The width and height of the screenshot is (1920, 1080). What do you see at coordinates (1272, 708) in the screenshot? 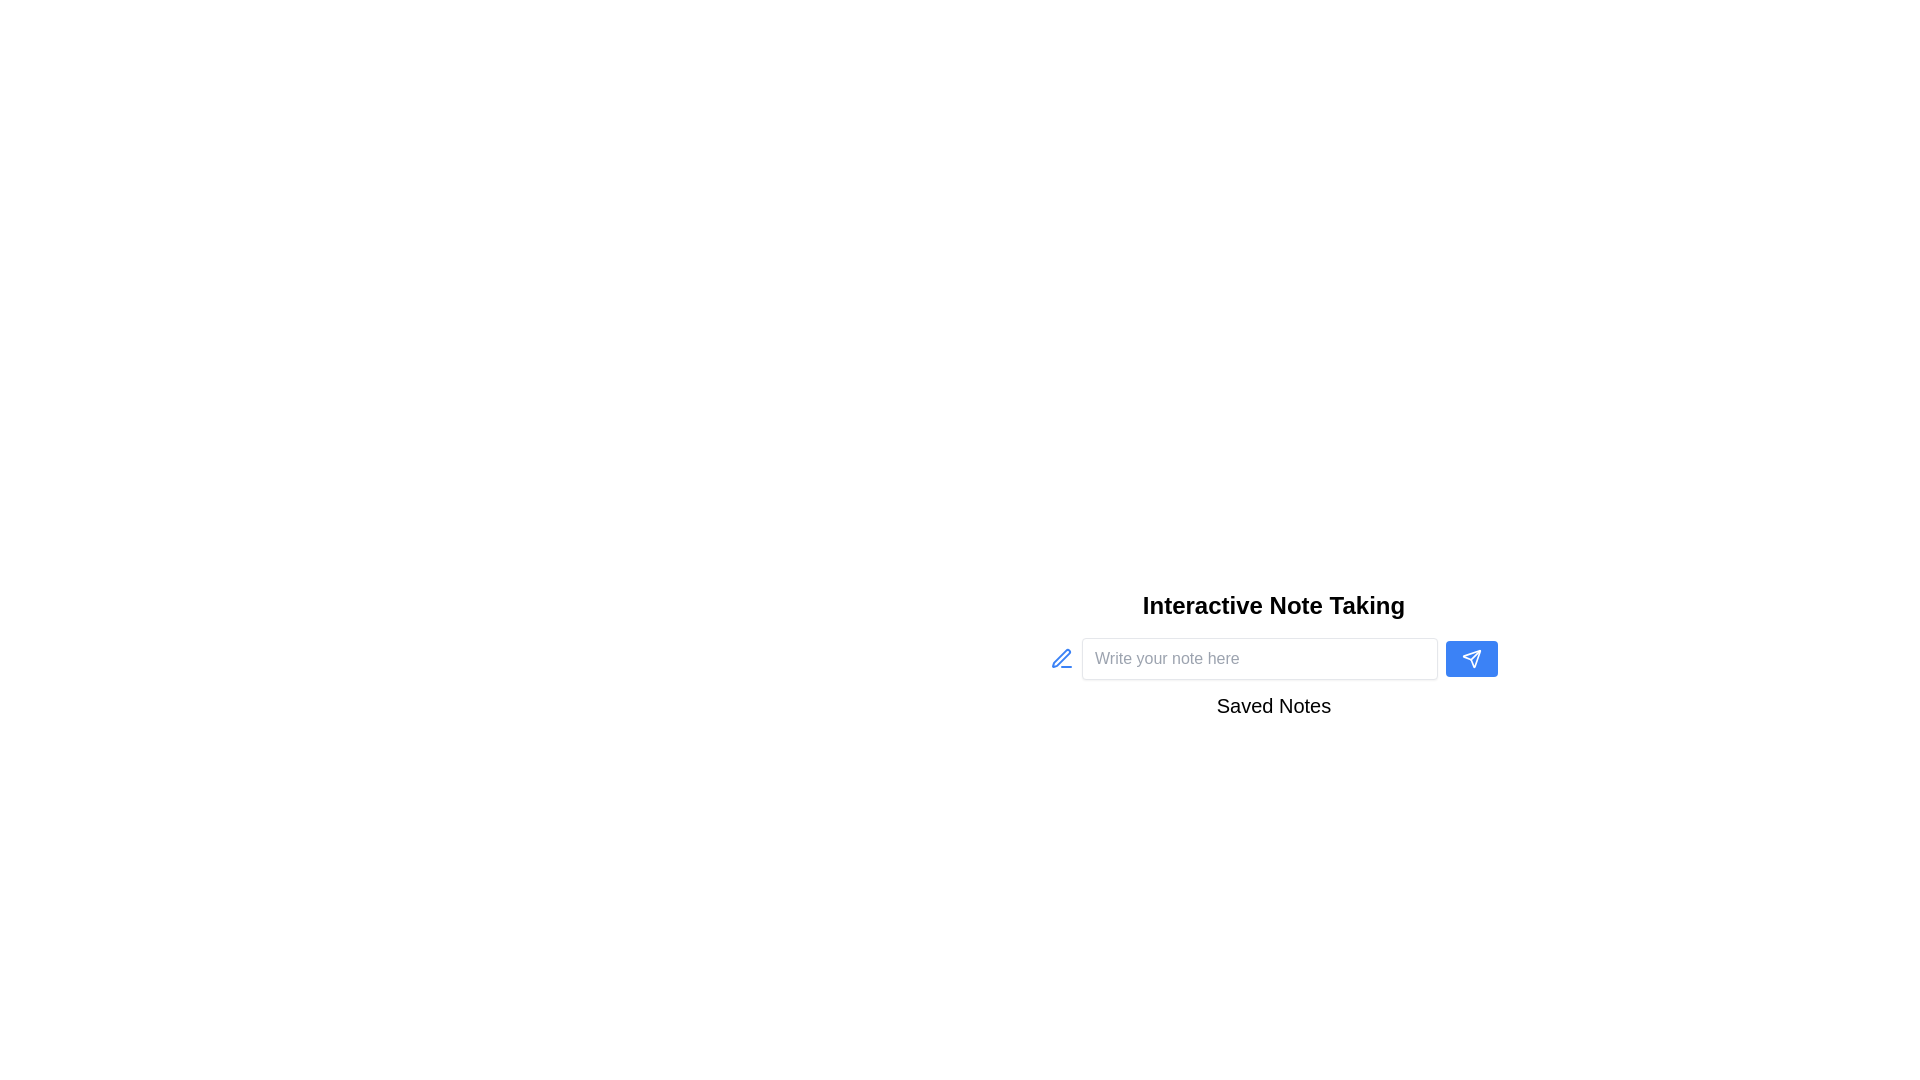
I see `the Static Text label that indicates the section for saved notes, located below the 'Write your note here' textbox in the 'Interactive Note Taking' group` at bounding box center [1272, 708].